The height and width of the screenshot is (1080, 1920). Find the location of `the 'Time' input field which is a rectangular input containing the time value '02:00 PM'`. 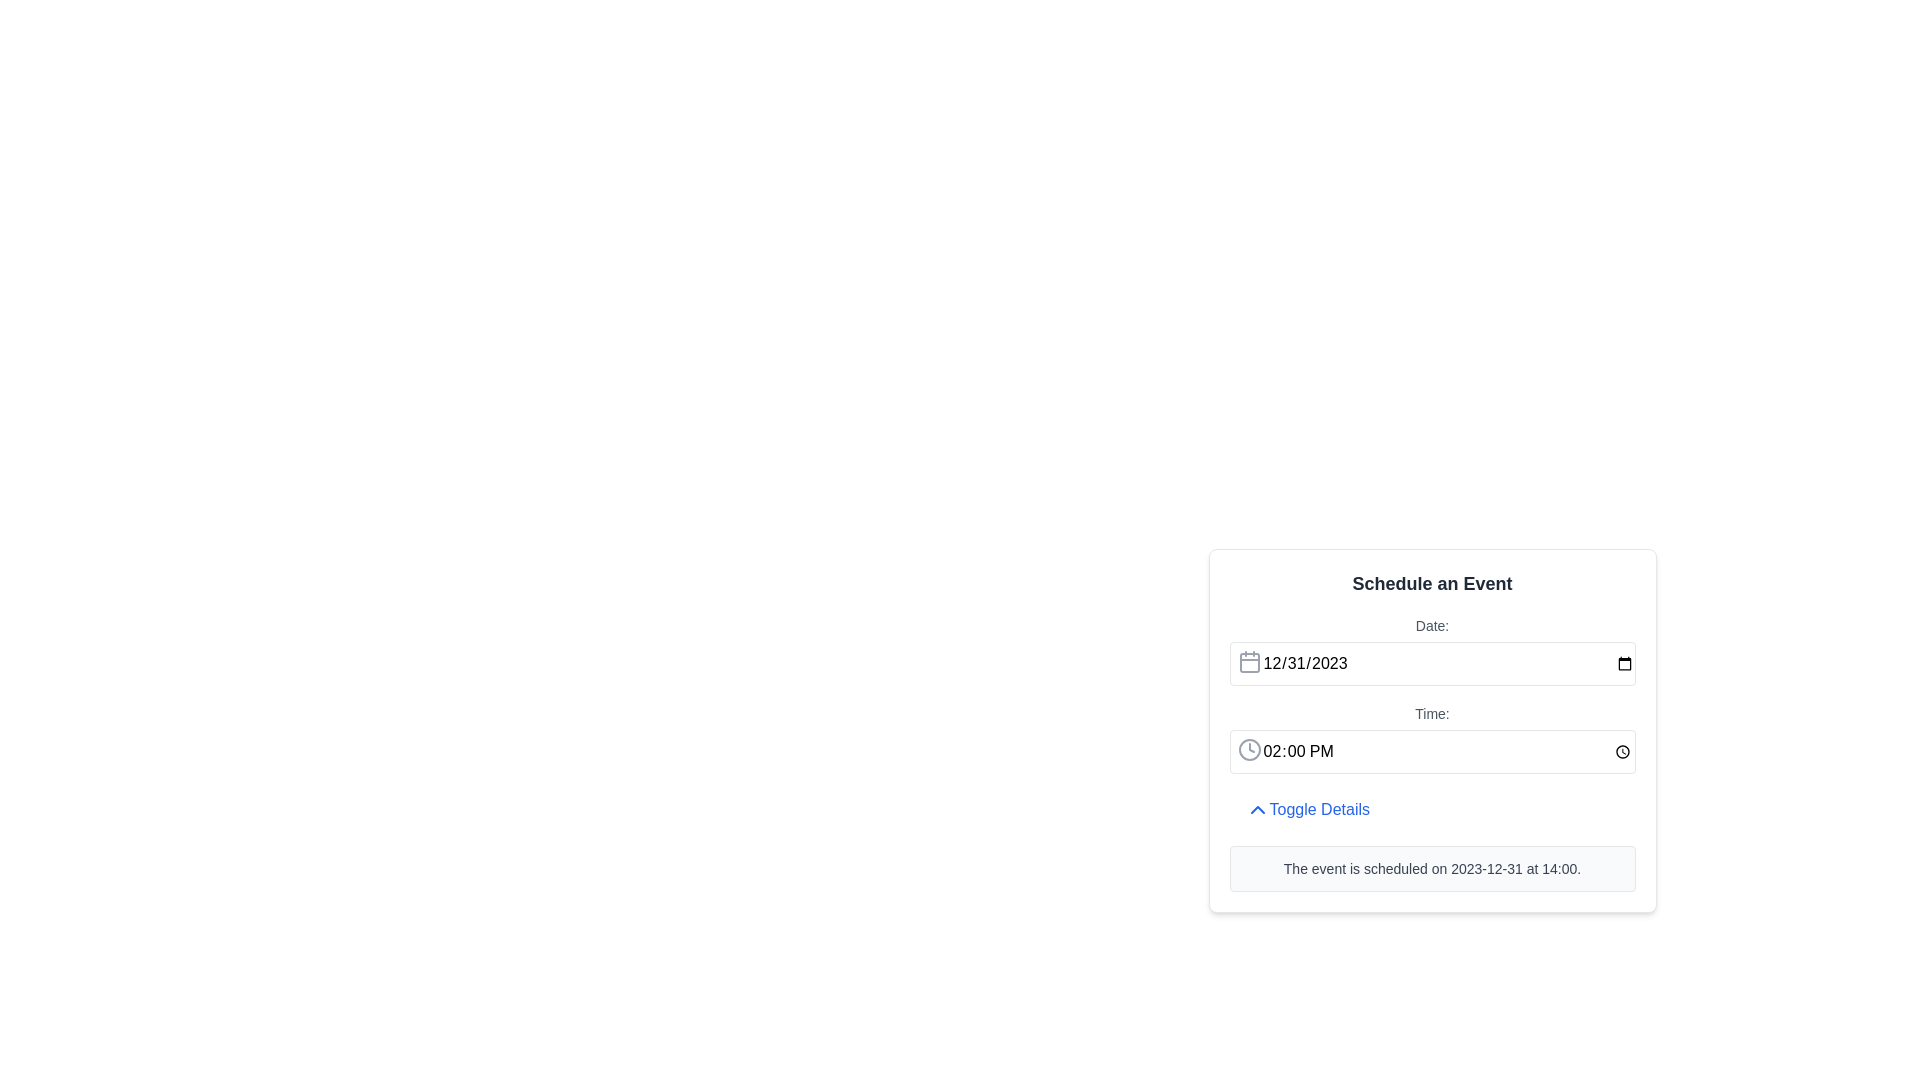

the 'Time' input field which is a rectangular input containing the time value '02:00 PM' is located at coordinates (1431, 752).